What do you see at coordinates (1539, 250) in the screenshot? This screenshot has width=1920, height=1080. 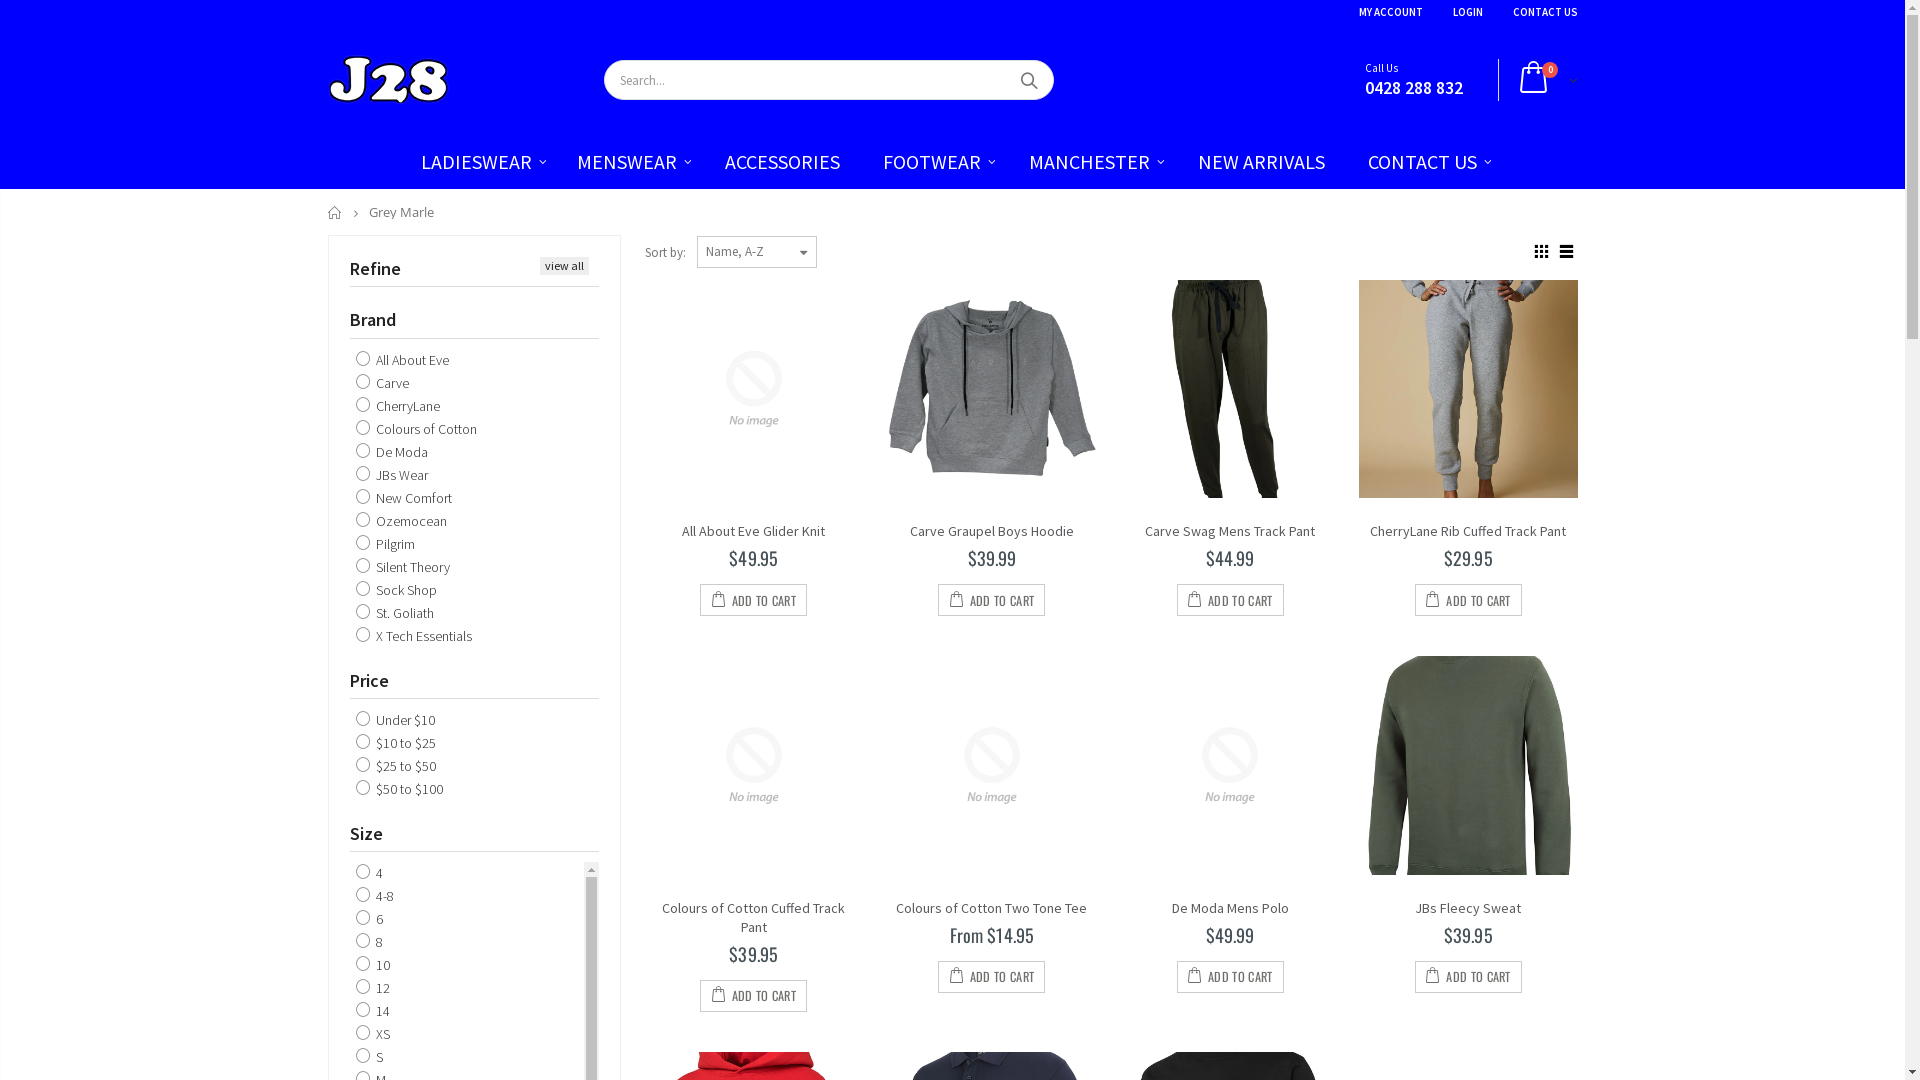 I see `'Grid view'` at bounding box center [1539, 250].